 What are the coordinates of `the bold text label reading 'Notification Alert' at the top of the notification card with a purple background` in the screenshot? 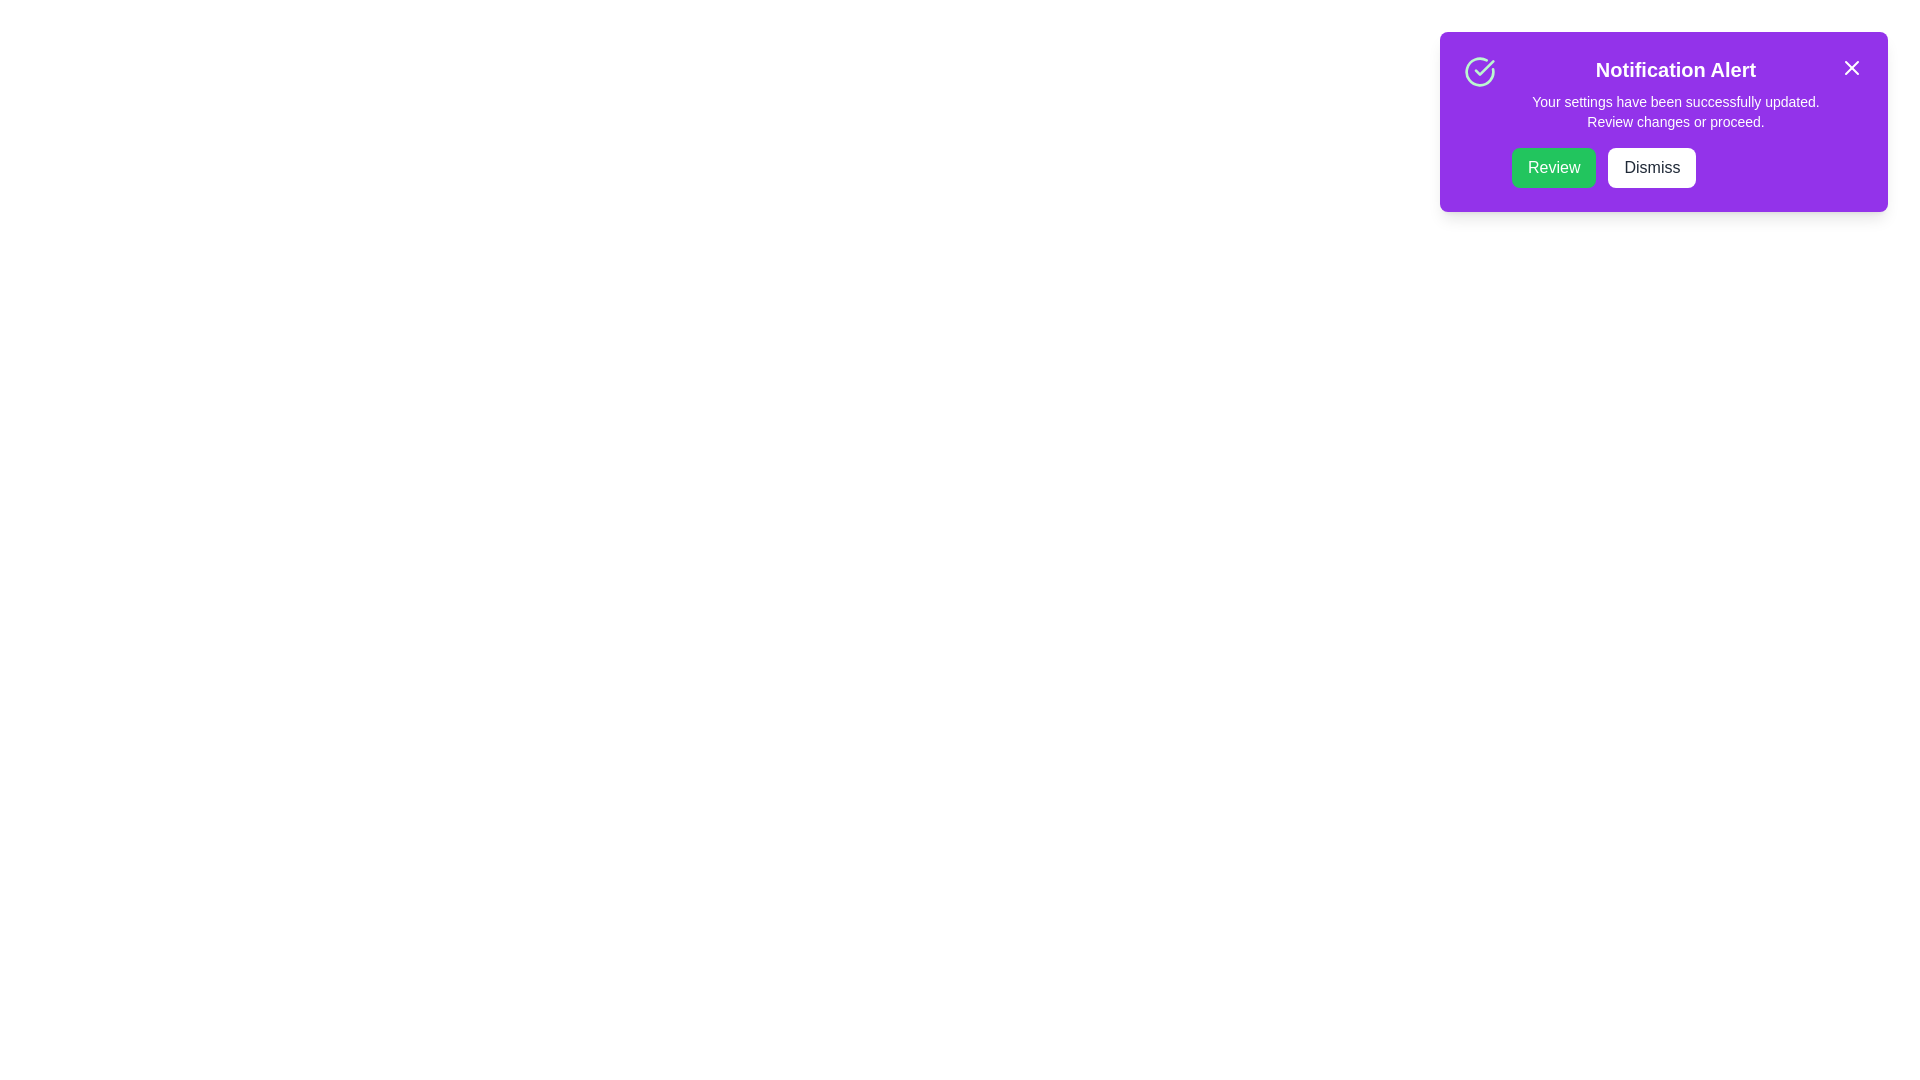 It's located at (1675, 68).